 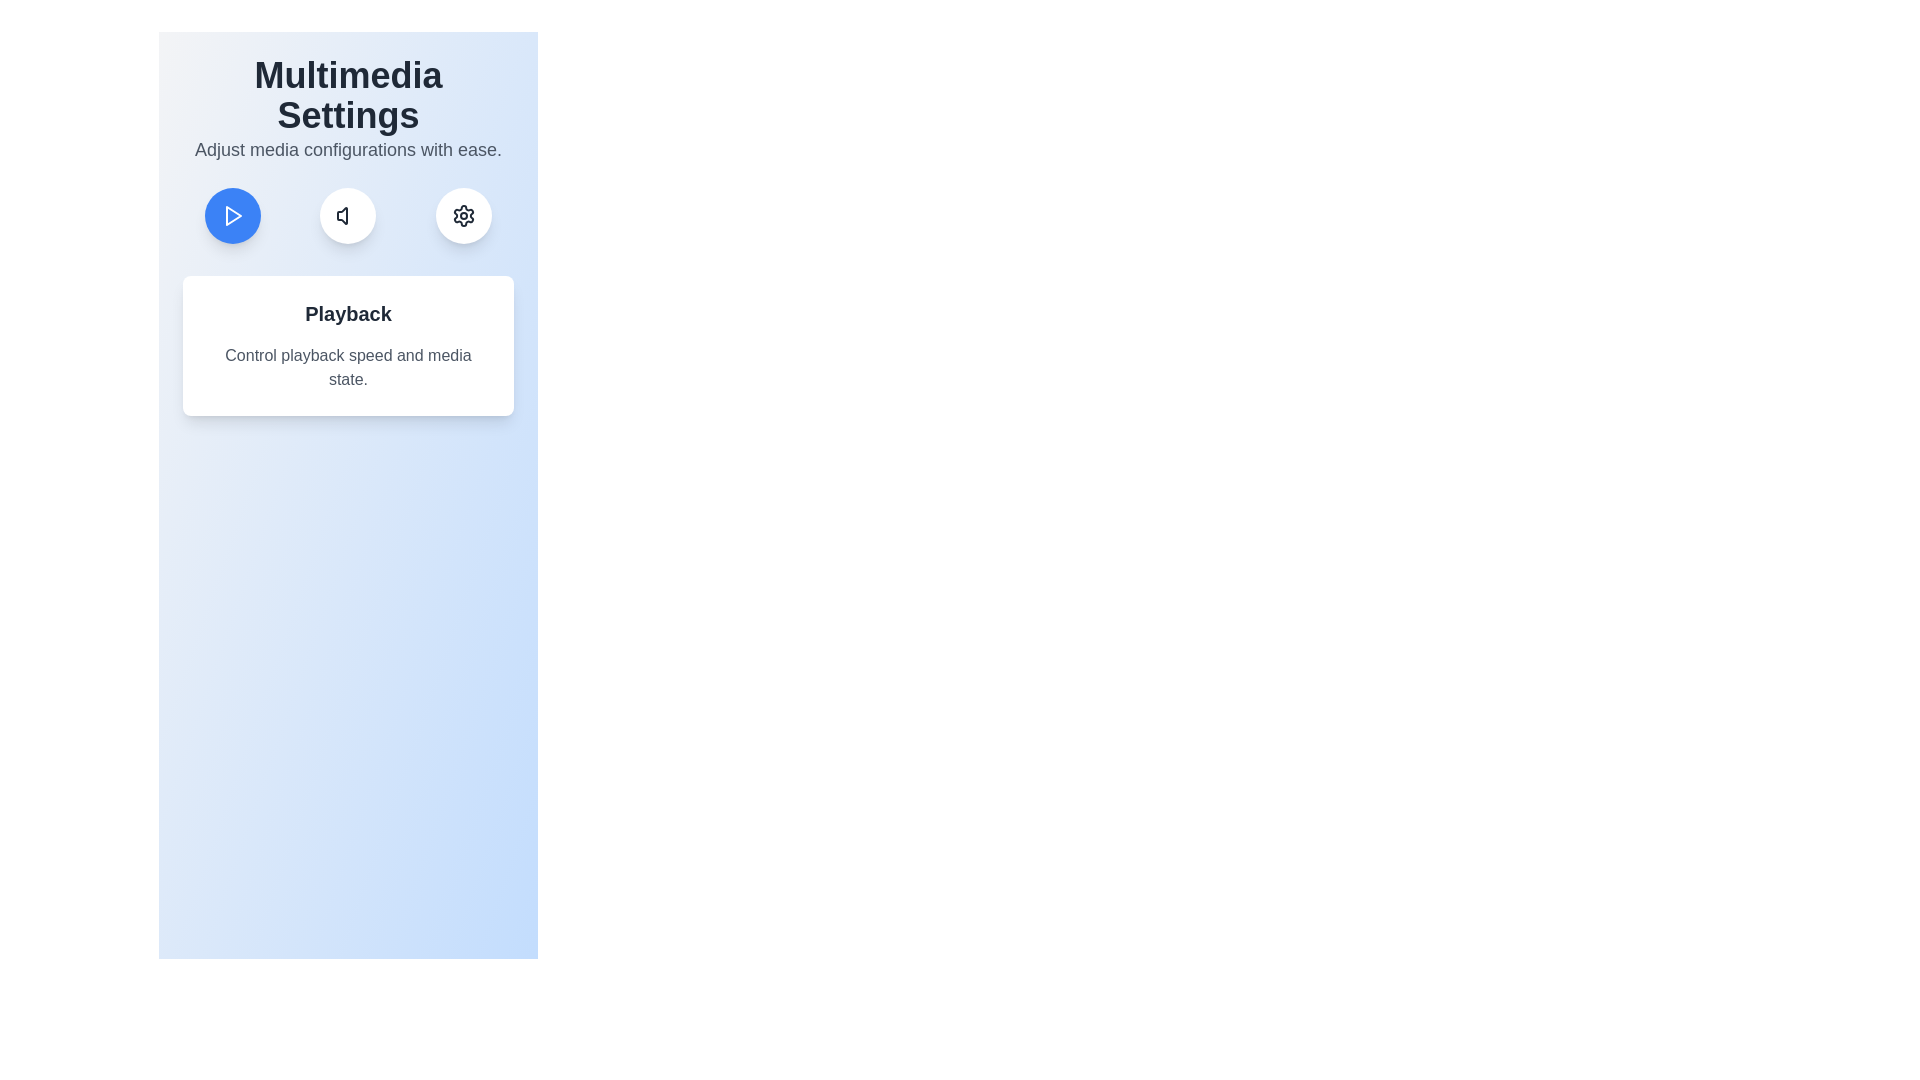 What do you see at coordinates (348, 216) in the screenshot?
I see `the Audio tab by clicking its corresponding button` at bounding box center [348, 216].